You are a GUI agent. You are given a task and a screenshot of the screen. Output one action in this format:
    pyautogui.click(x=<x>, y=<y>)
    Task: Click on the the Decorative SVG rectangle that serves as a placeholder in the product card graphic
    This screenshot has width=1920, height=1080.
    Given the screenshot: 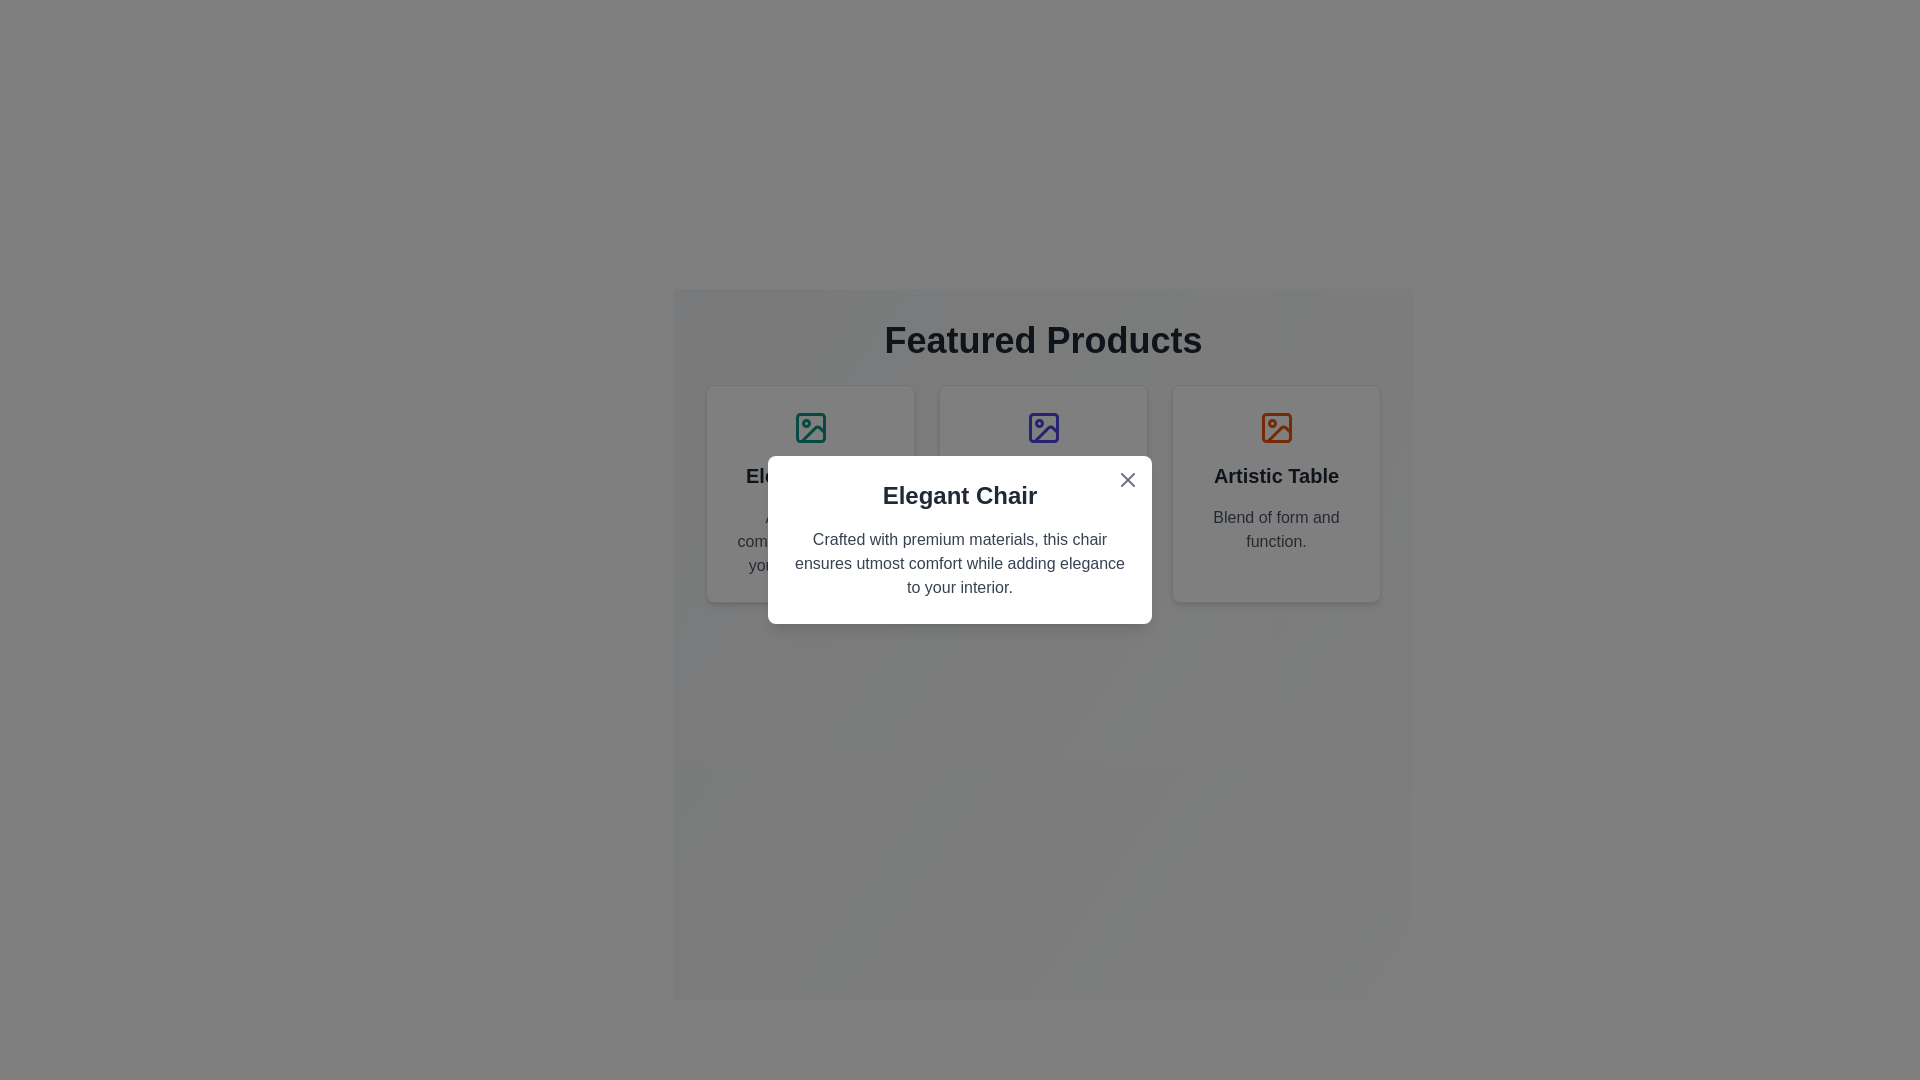 What is the action you would take?
    pyautogui.click(x=810, y=427)
    